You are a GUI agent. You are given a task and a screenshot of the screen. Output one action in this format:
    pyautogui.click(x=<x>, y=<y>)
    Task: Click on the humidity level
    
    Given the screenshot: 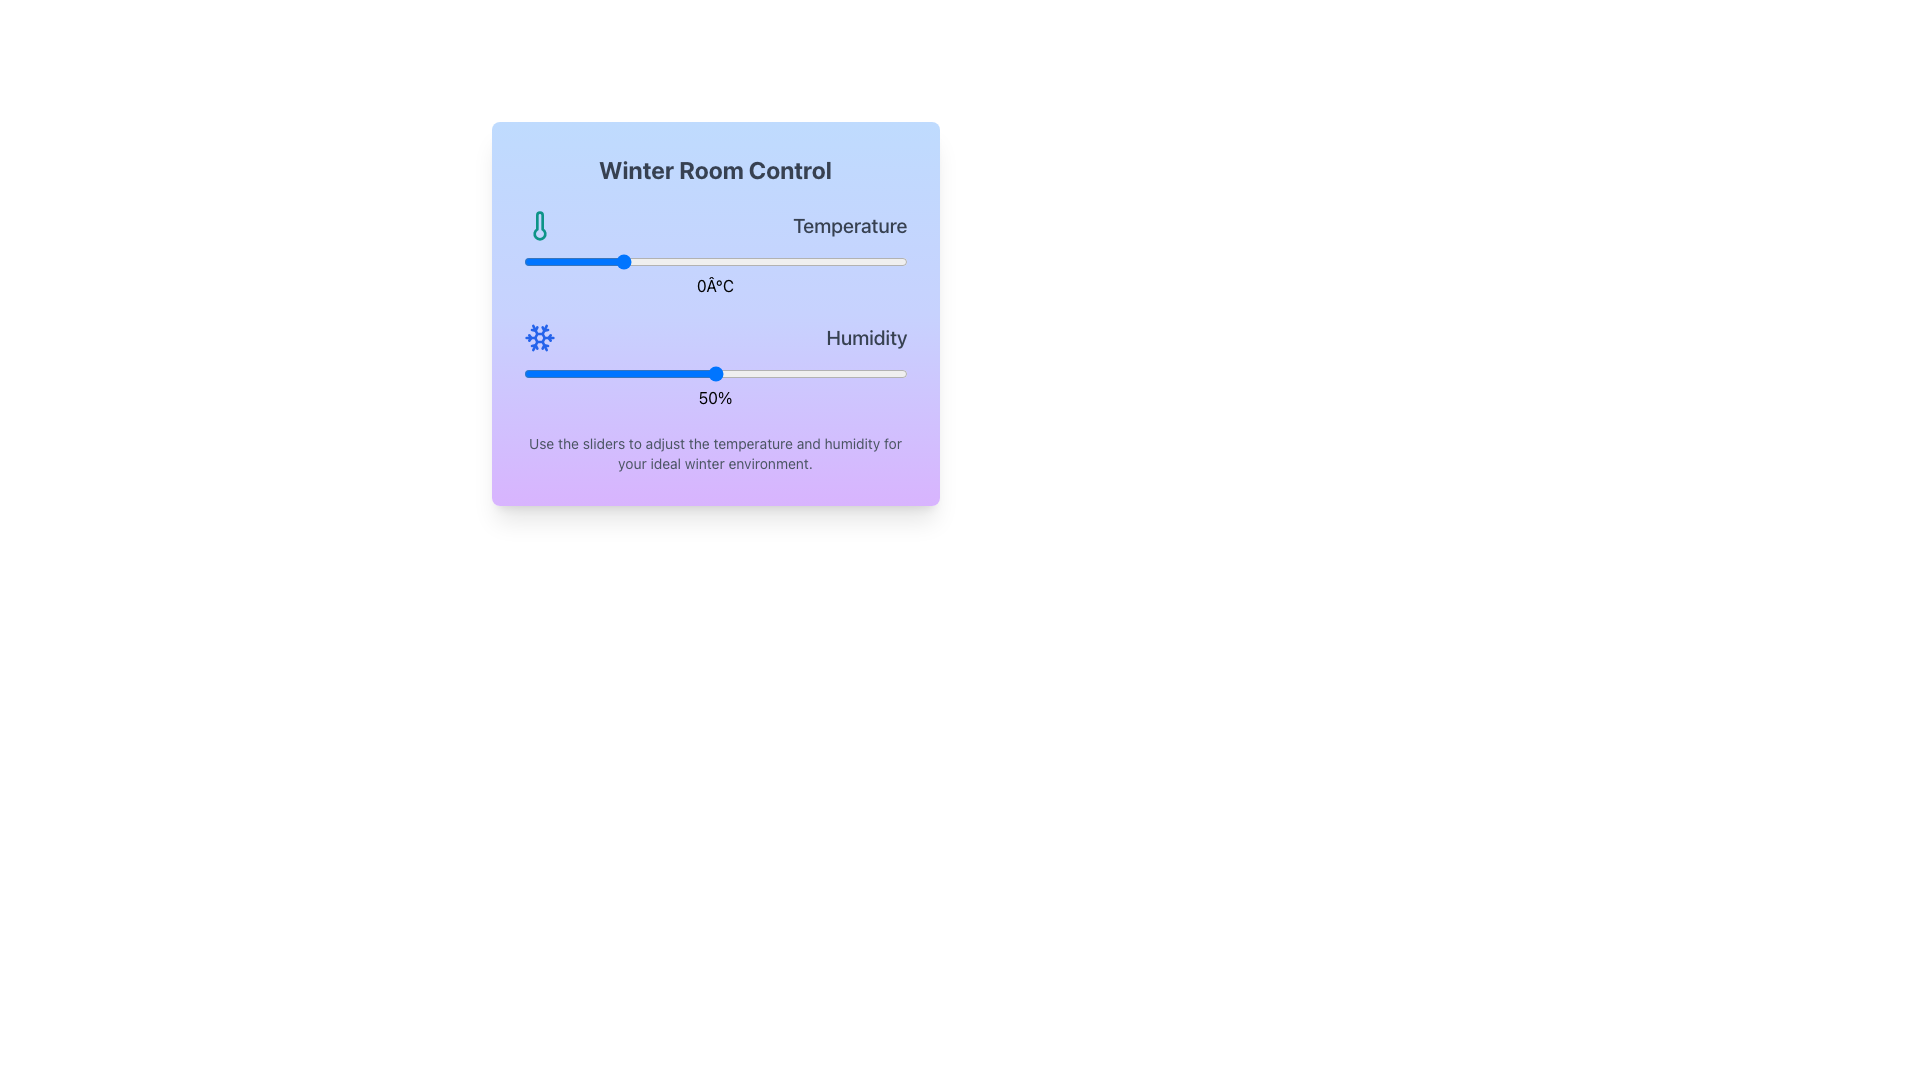 What is the action you would take?
    pyautogui.click(x=688, y=374)
    